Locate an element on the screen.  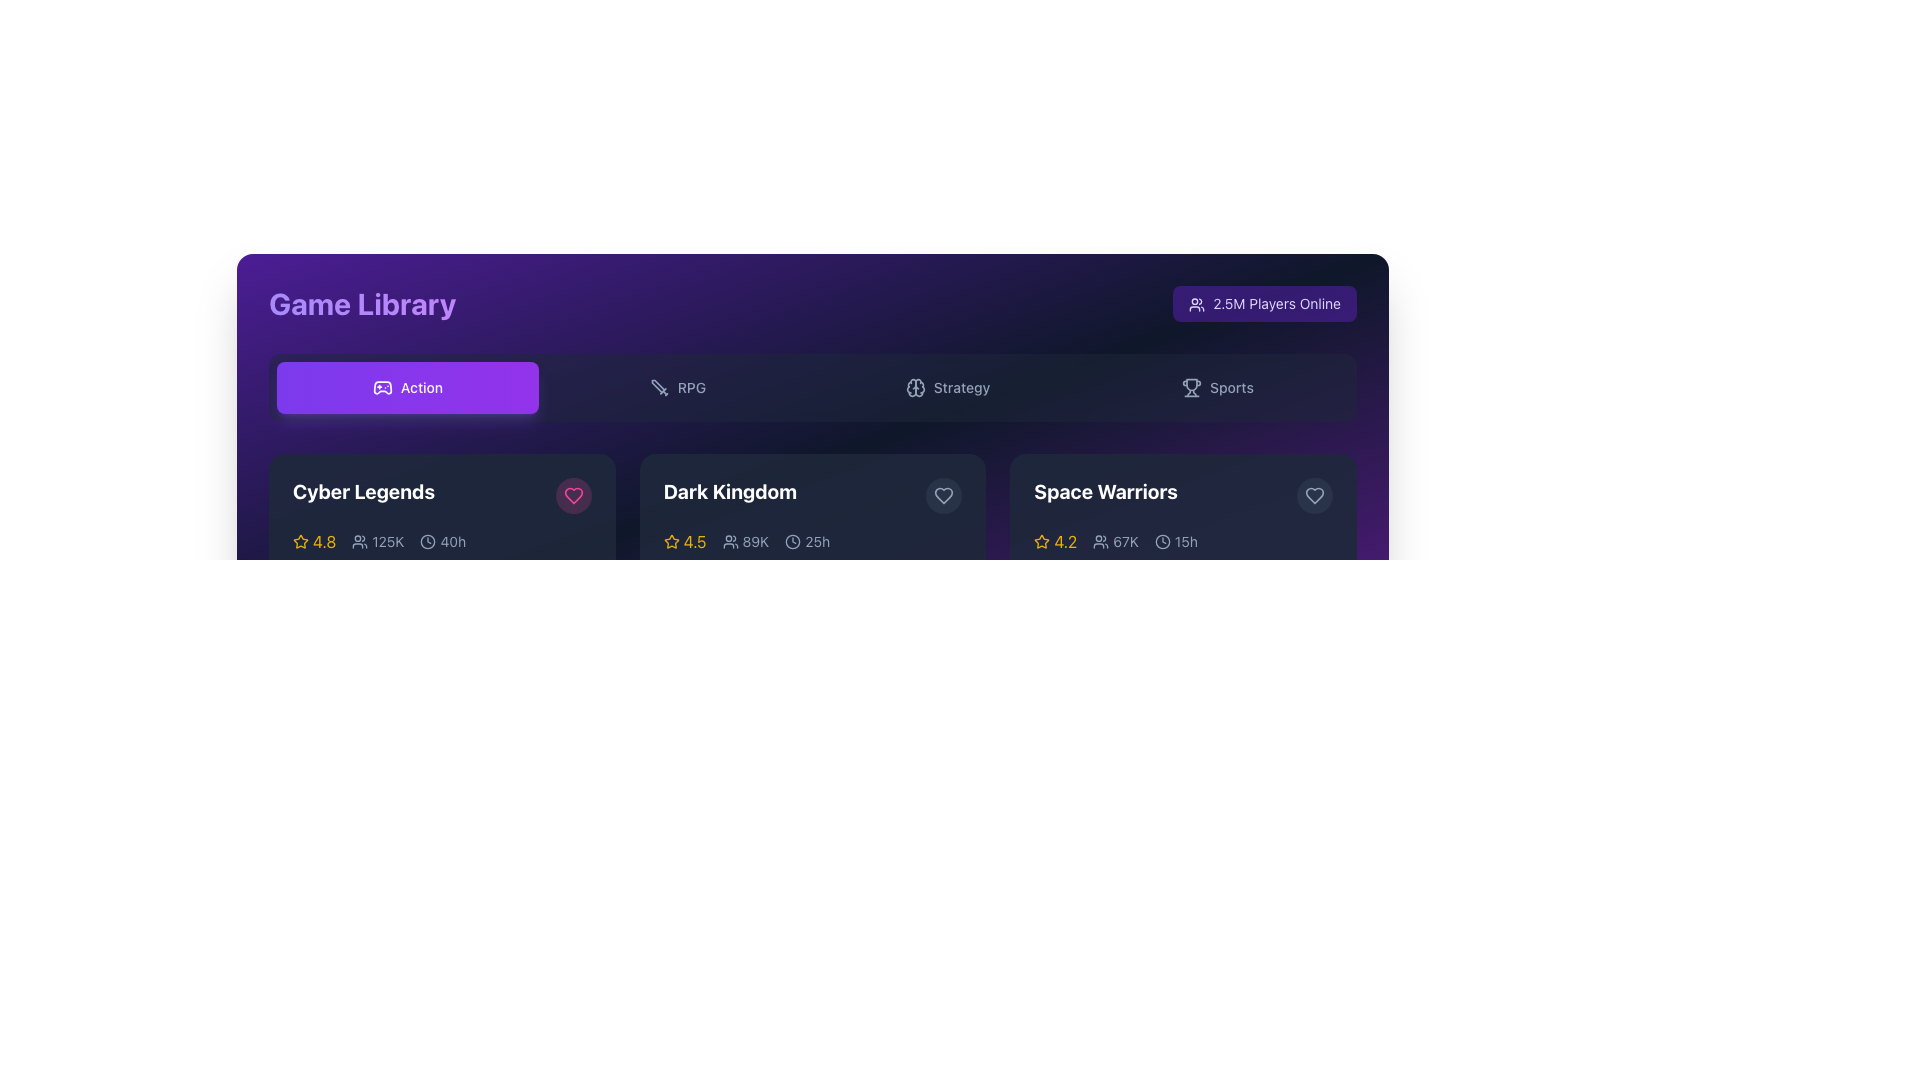
numeric rating '4.5' displayed next to the yellow outlined star icon in the lower-left part of the 'Dark Kingdom' game card is located at coordinates (685, 542).